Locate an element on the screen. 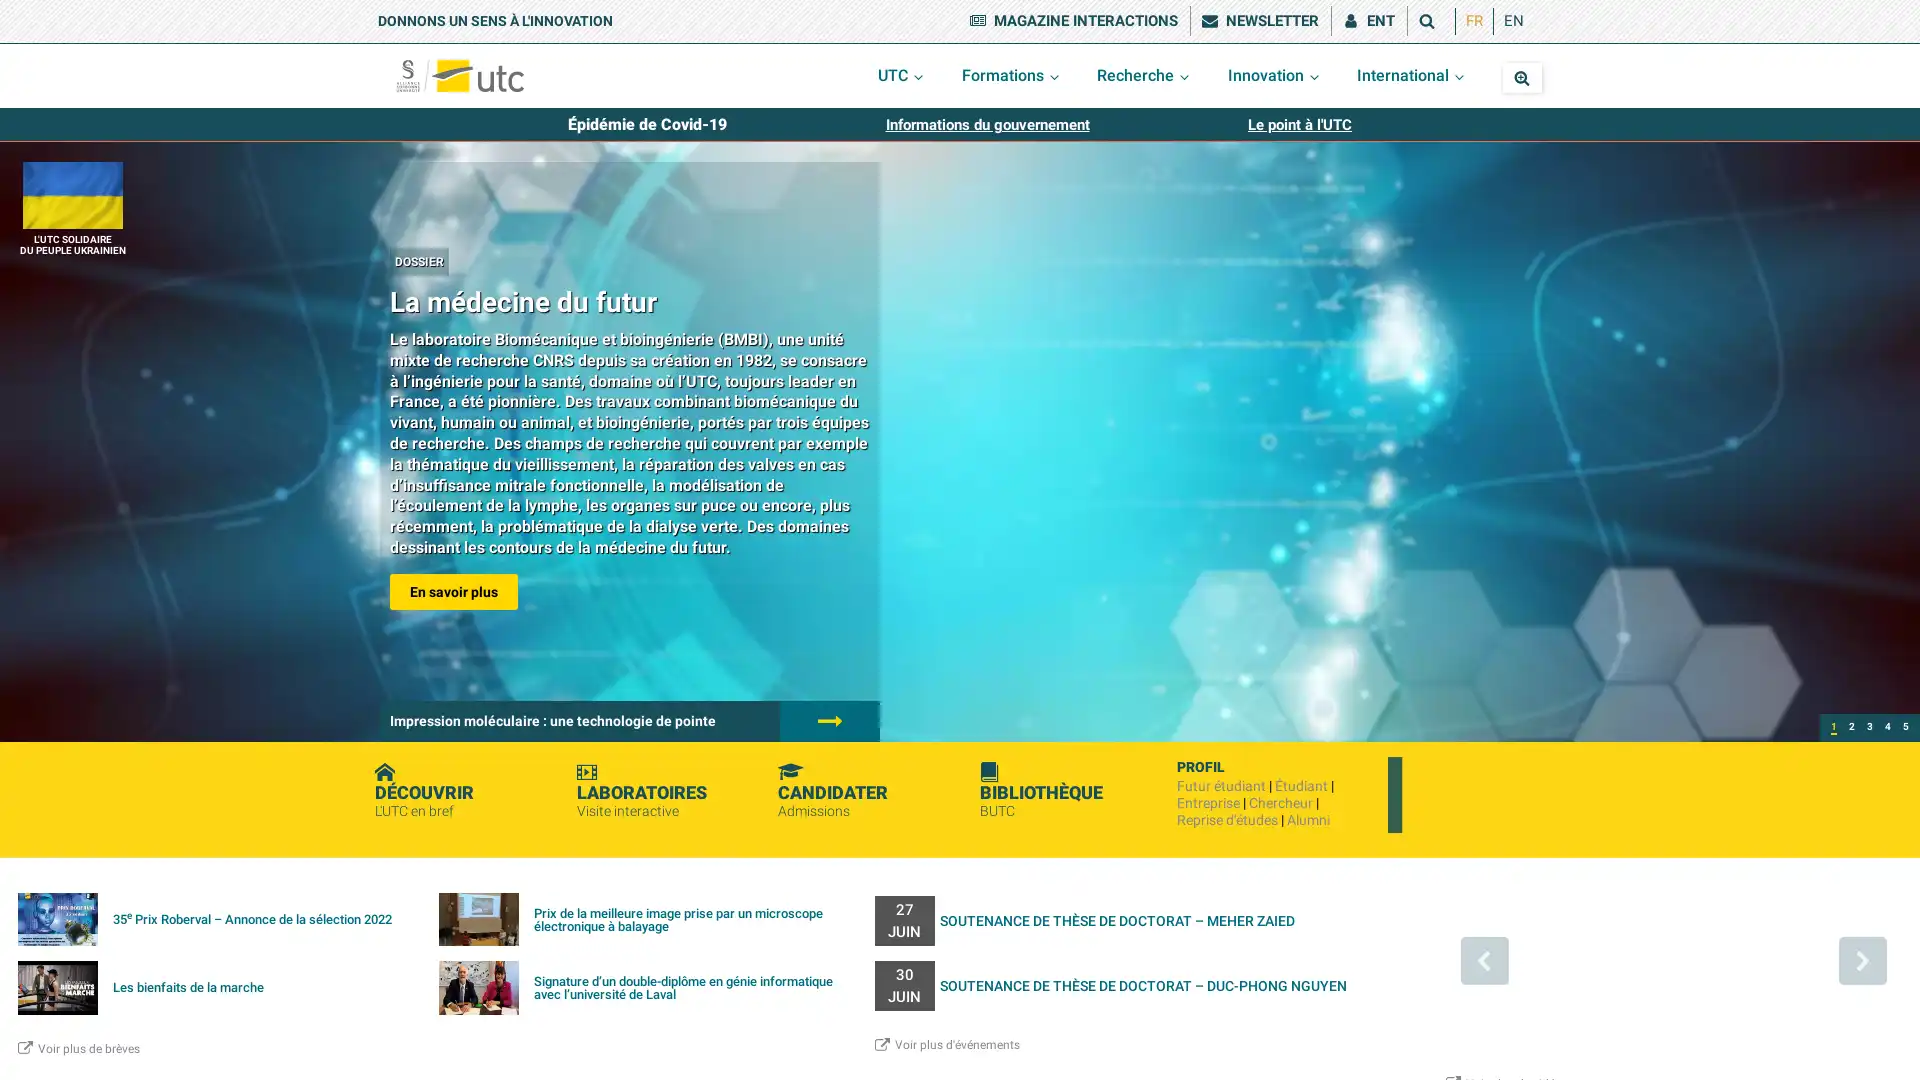 This screenshot has height=1080, width=1920. CFA de lUTC, un avenir se dessine is located at coordinates (1869, 728).